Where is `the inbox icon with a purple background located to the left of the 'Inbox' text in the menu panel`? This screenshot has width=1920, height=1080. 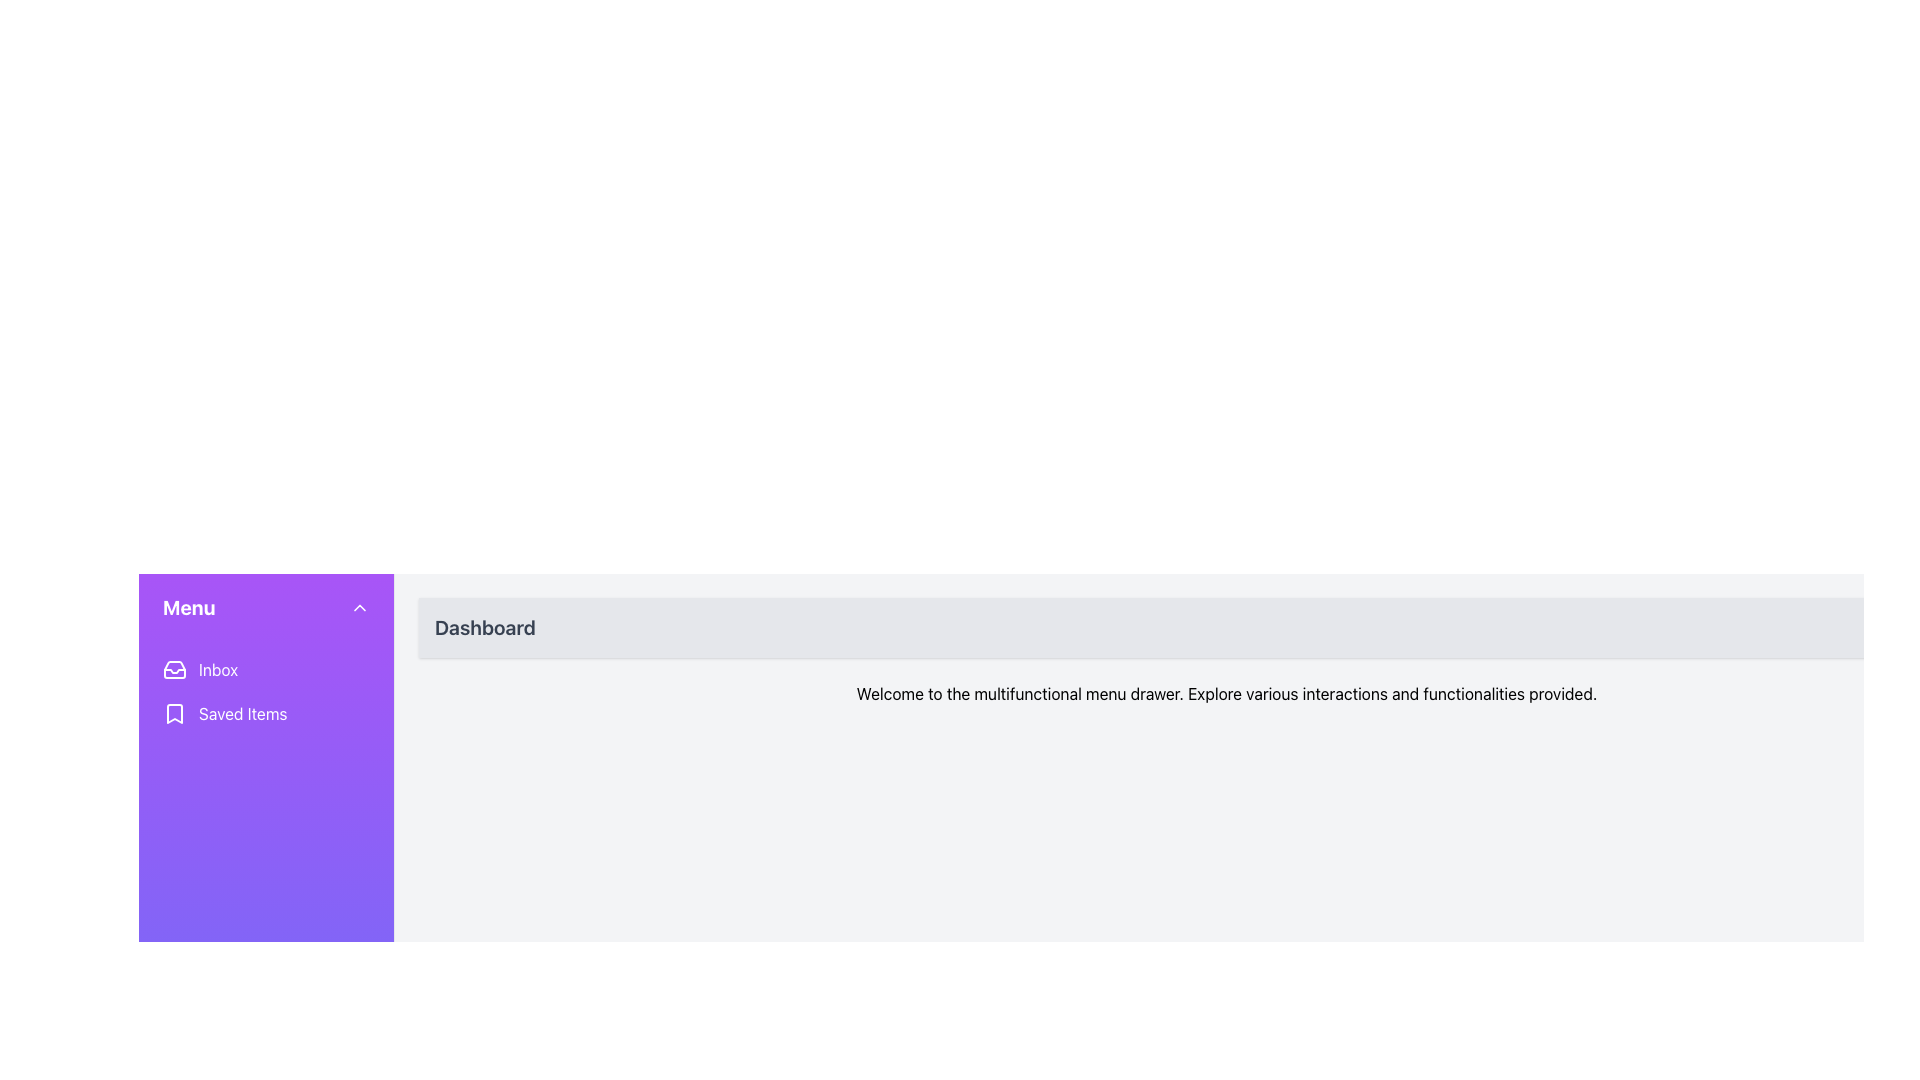 the inbox icon with a purple background located to the left of the 'Inbox' text in the menu panel is located at coordinates (174, 670).